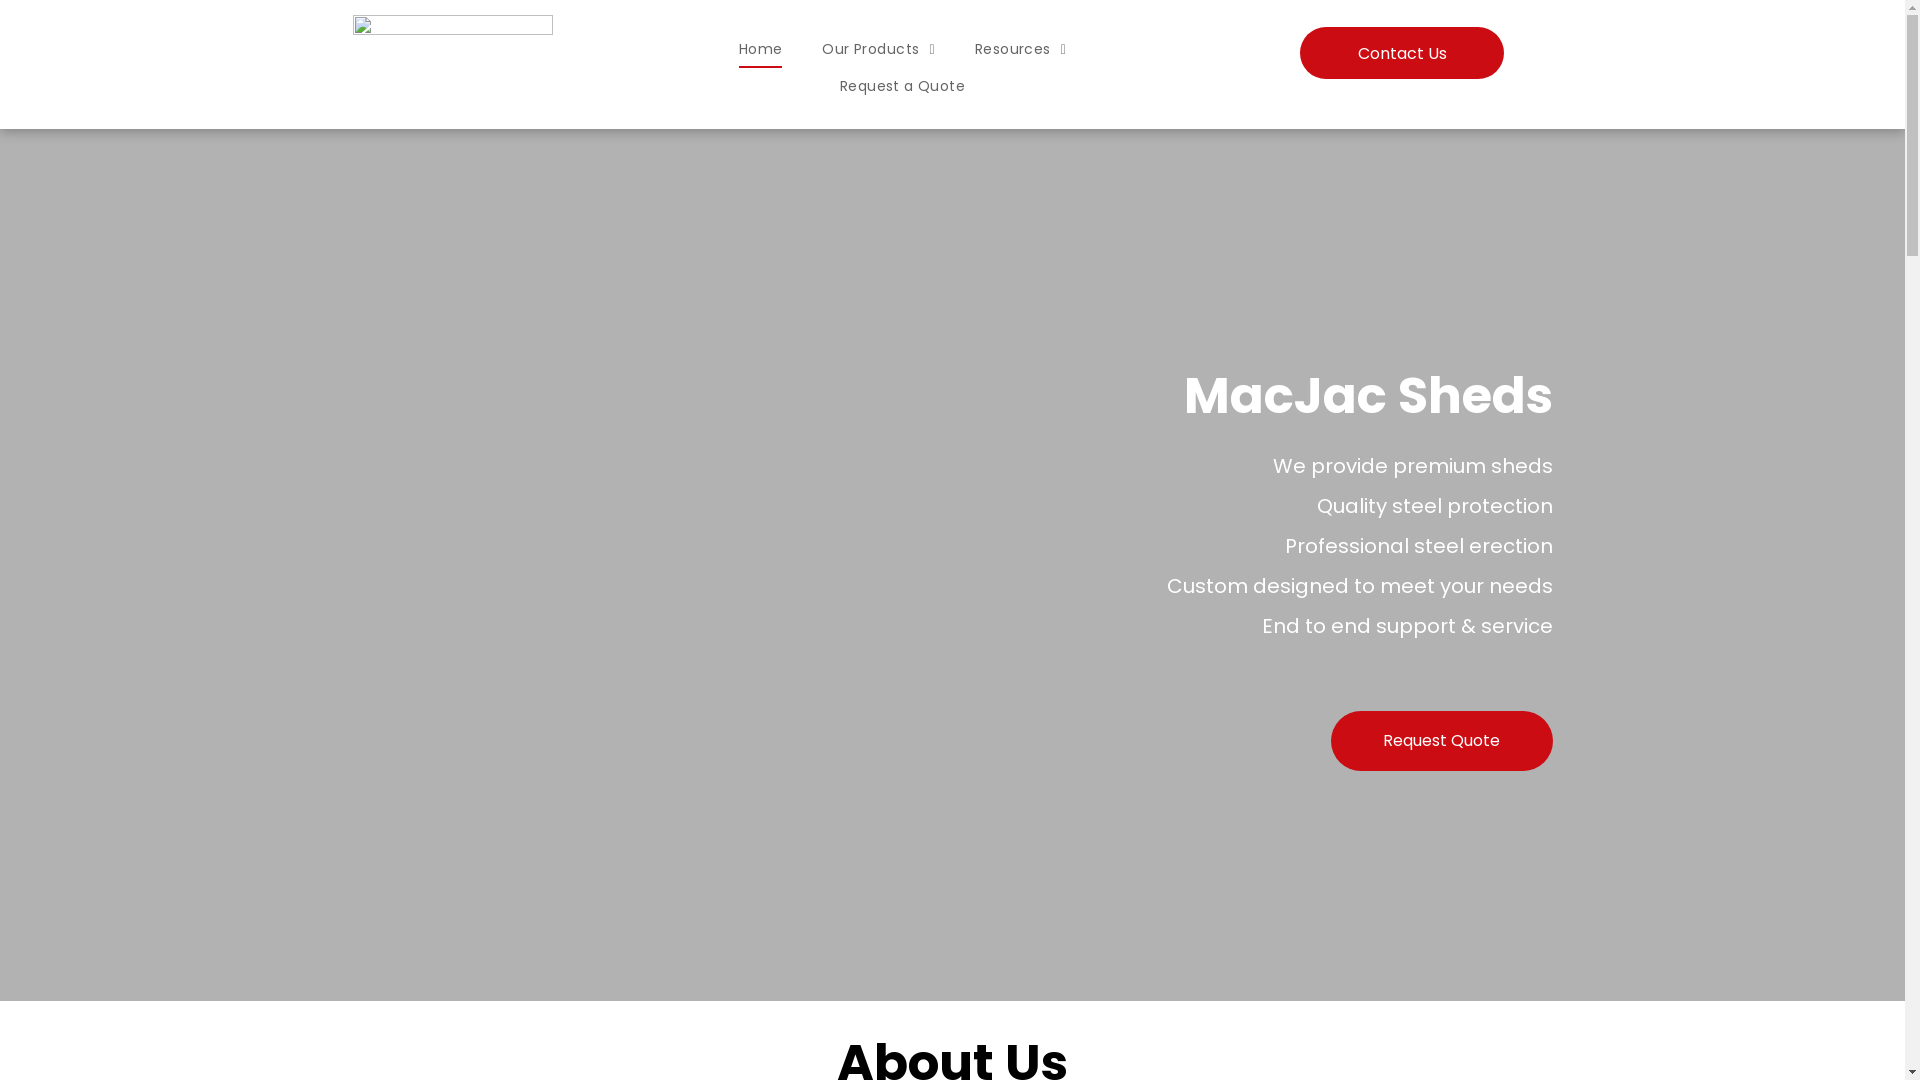  Describe the element at coordinates (901, 86) in the screenshot. I see `'Request a Quote'` at that location.